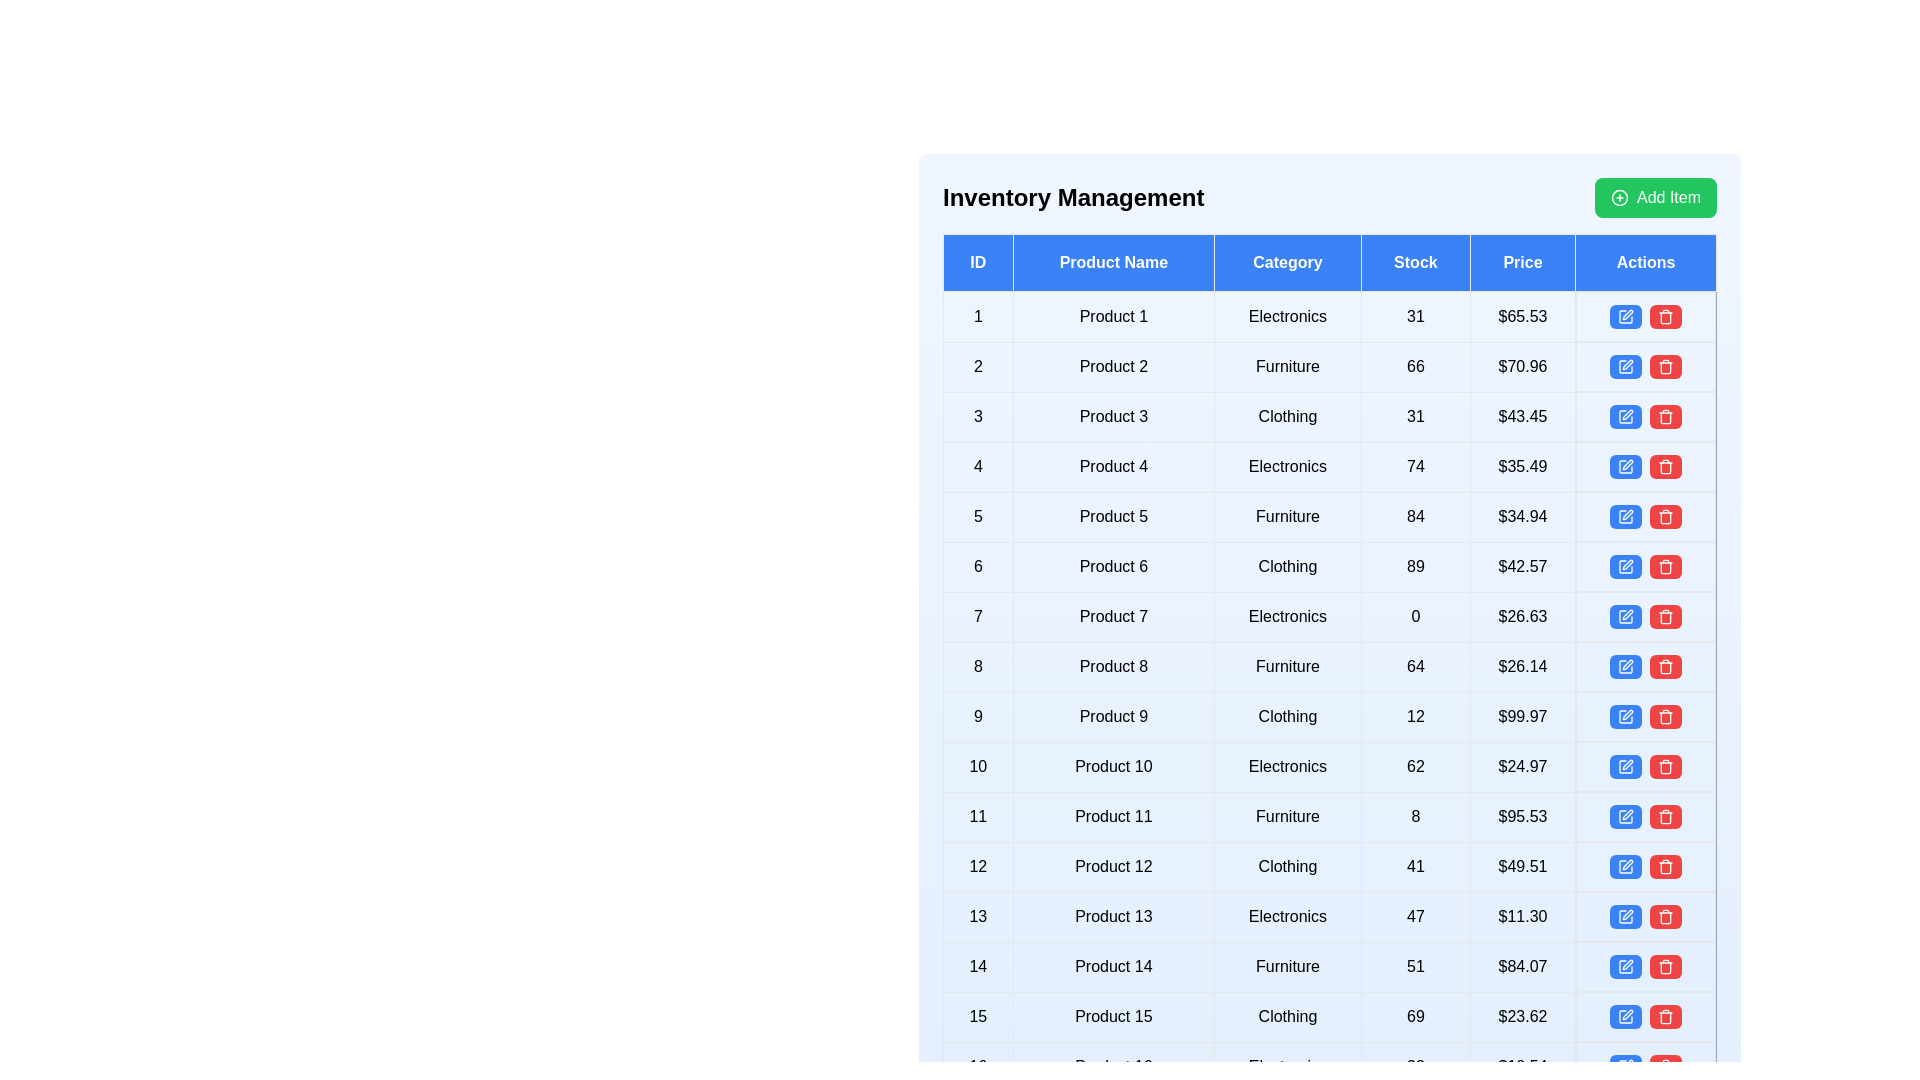  What do you see at coordinates (1112, 261) in the screenshot?
I see `the header of the column to sort or filter the table by Product Name` at bounding box center [1112, 261].